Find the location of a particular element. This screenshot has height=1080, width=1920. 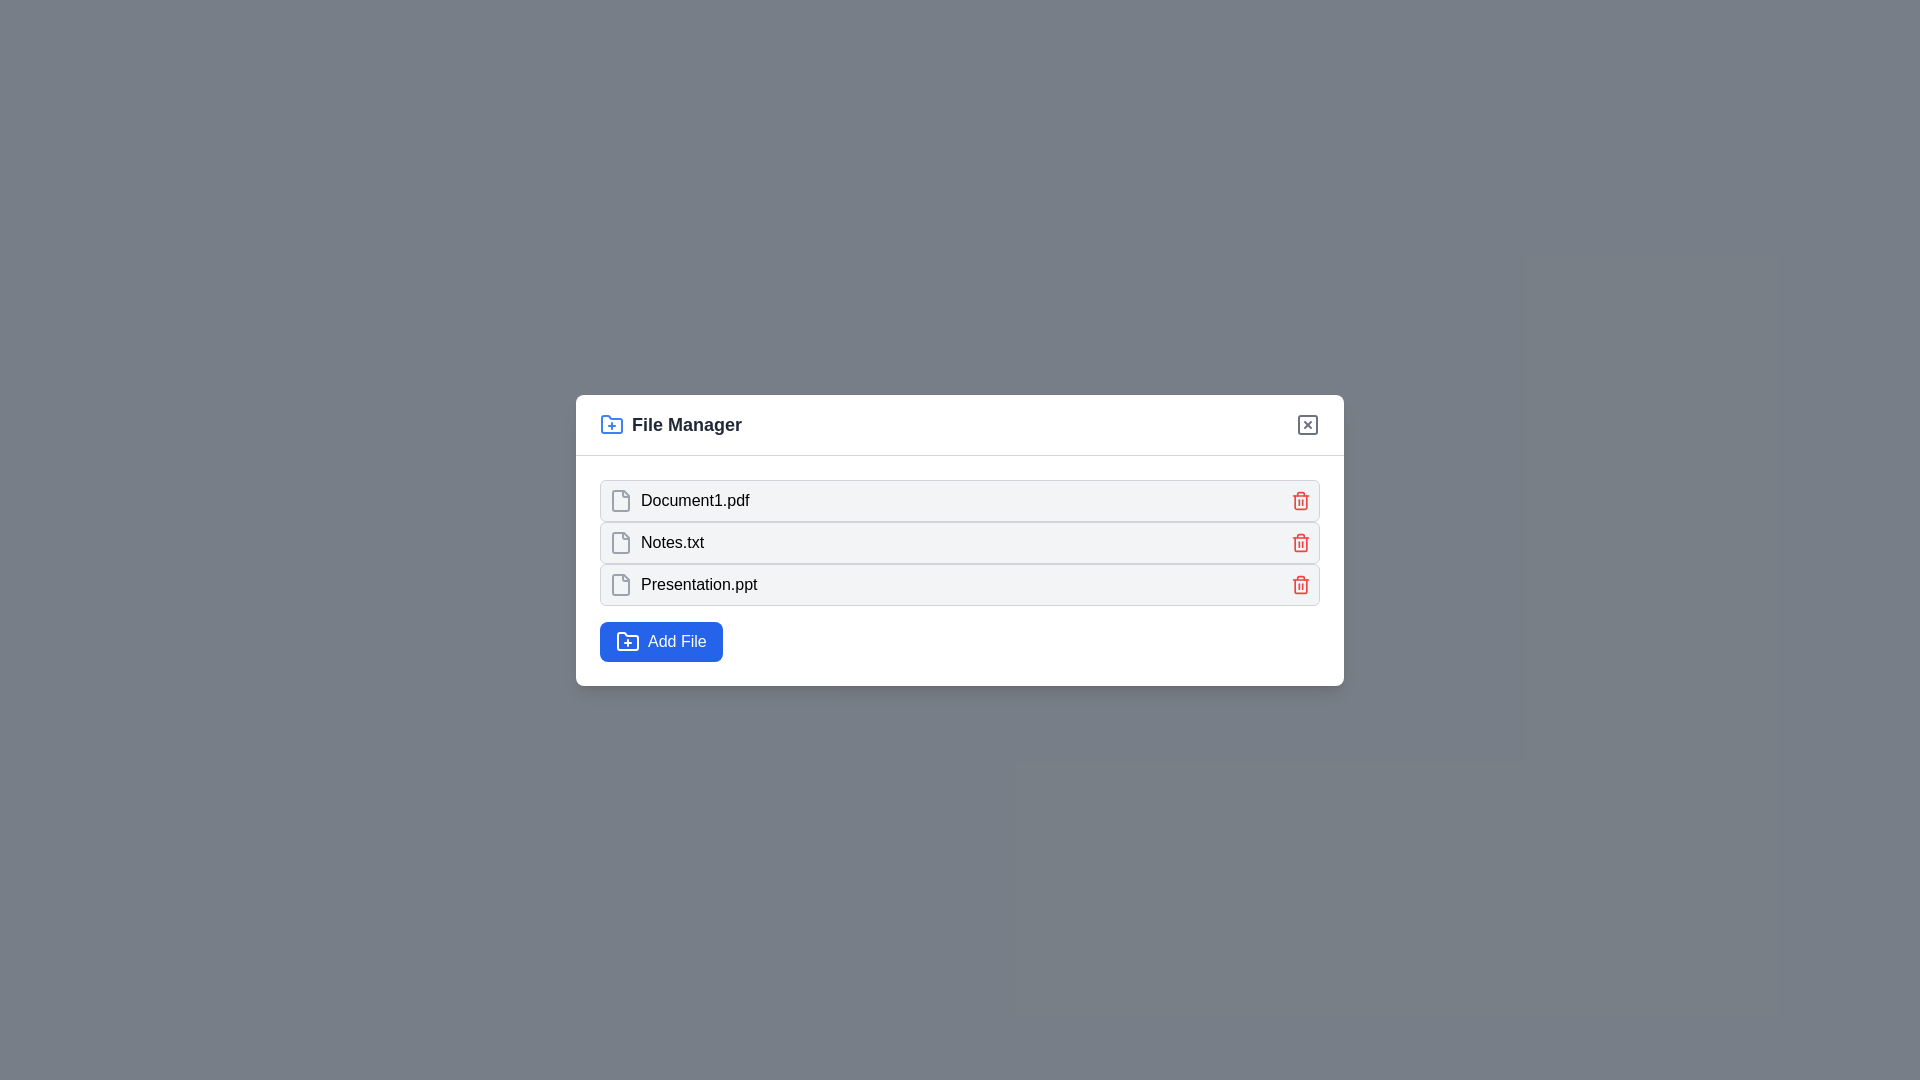

the icon element resembling a file outline, located to the far left of the row labeled 'Notes.txt' is located at coordinates (619, 542).